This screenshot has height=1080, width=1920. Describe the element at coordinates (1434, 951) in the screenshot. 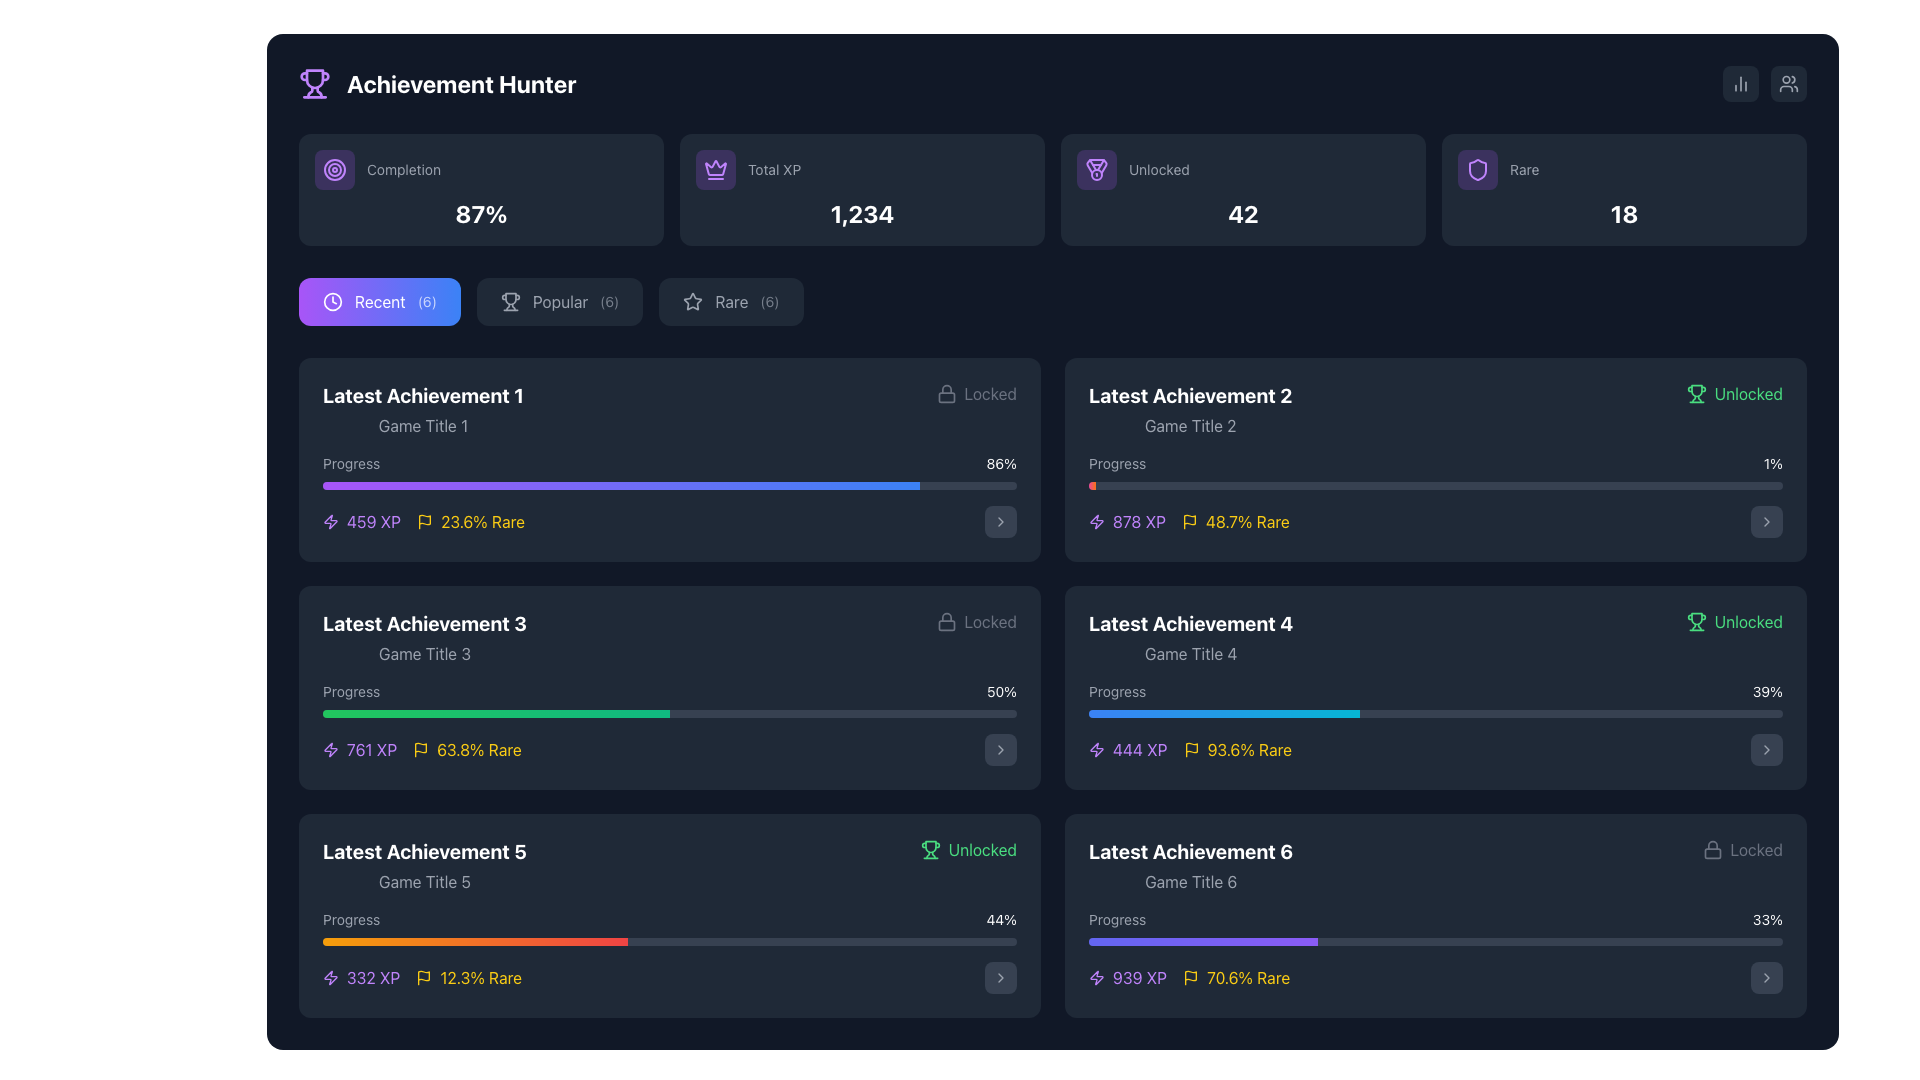

I see `the progress visually on the Progress Bar located in the 'Latest Achievement 6' card, beneath the text 'Progress' and to the left of the arrow button` at that location.